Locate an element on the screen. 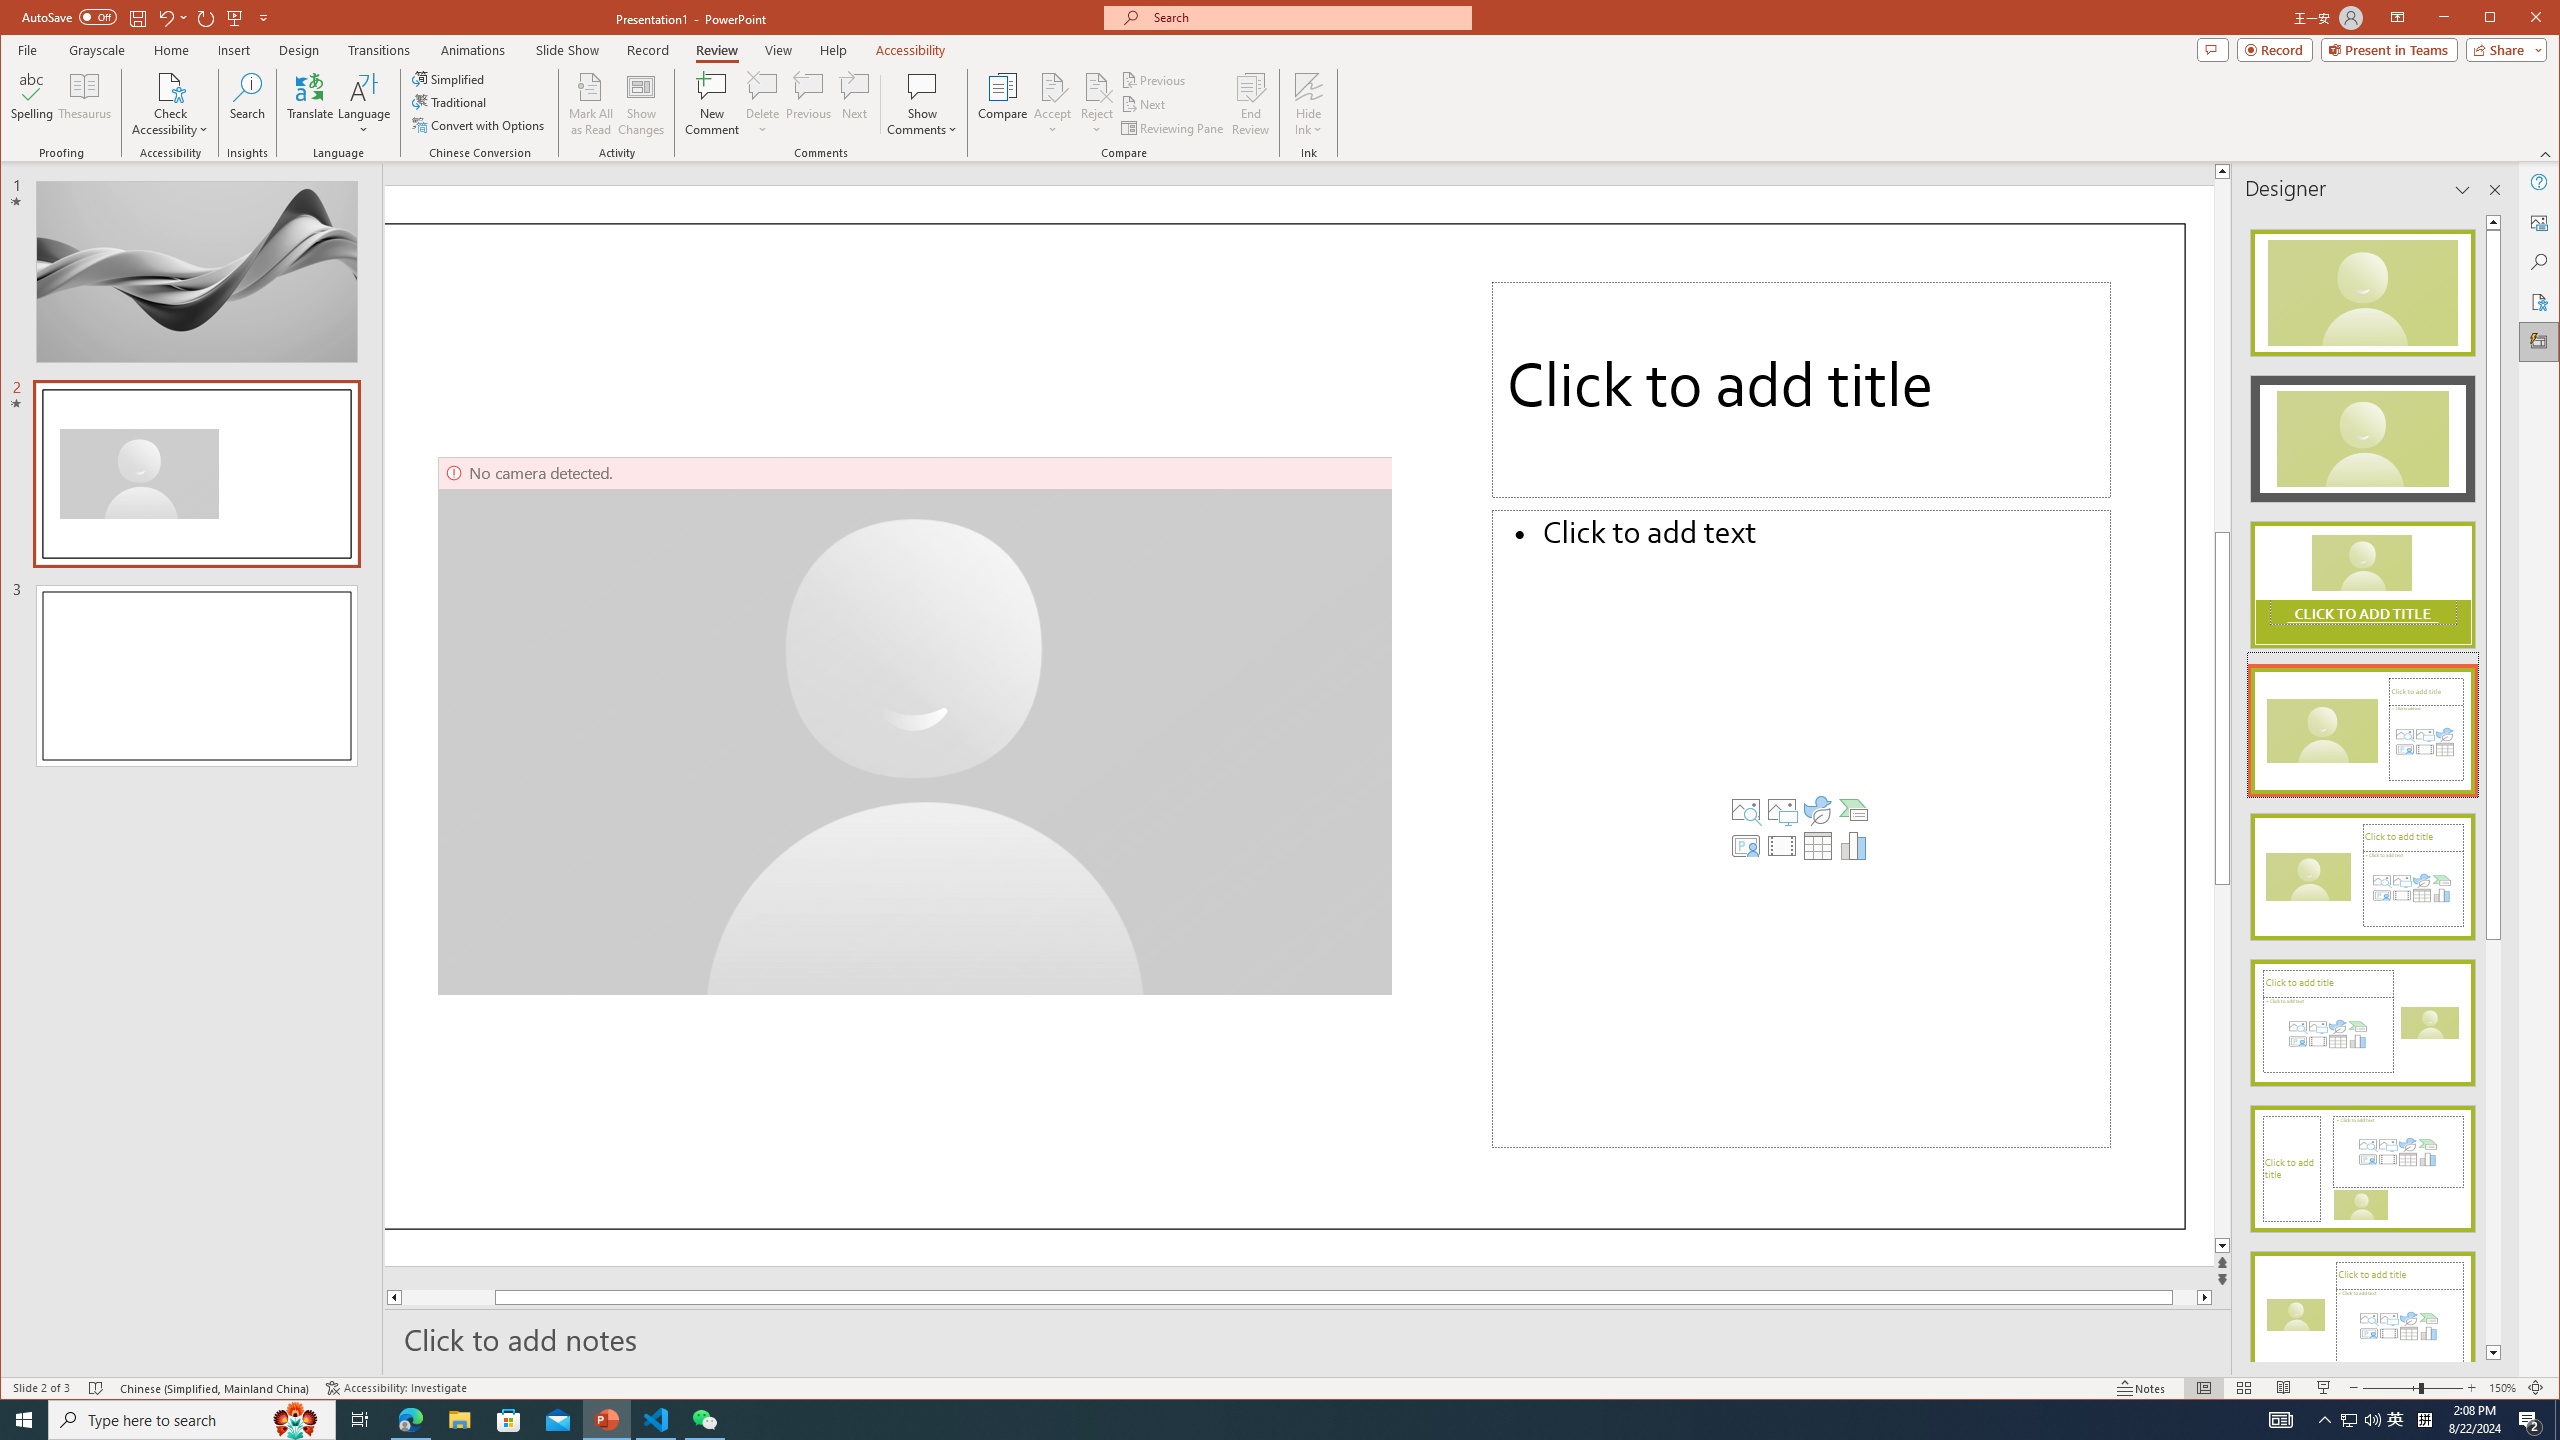 This screenshot has width=2560, height=1440. 'Next' is located at coordinates (1145, 104).